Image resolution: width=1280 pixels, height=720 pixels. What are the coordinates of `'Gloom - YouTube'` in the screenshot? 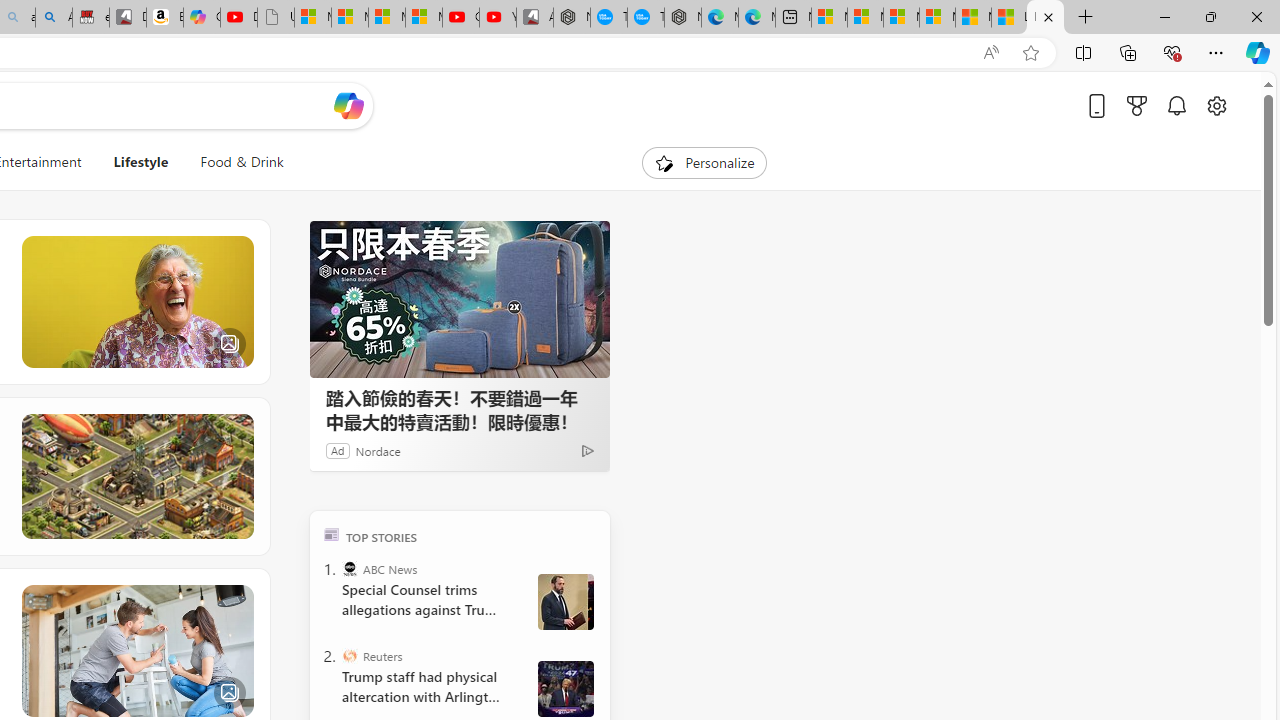 It's located at (459, 17).